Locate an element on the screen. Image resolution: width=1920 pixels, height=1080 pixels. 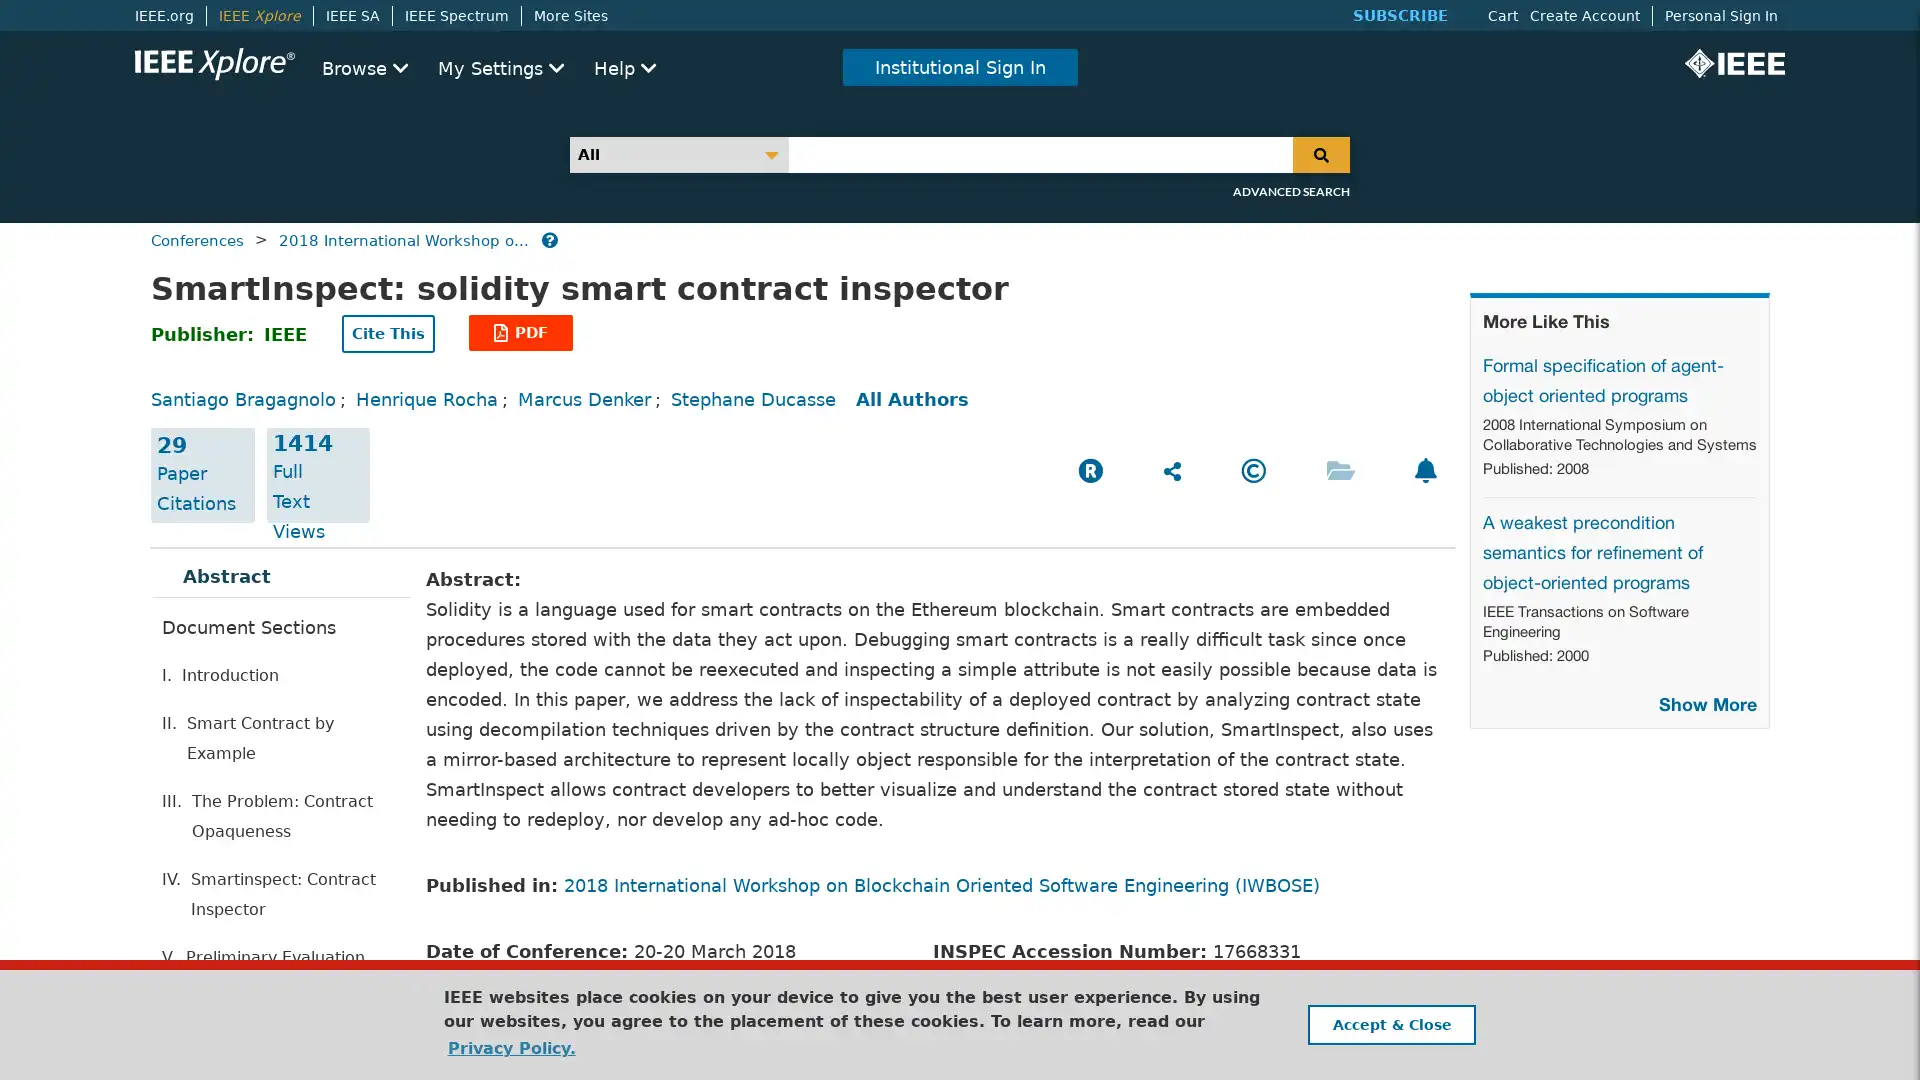
29 Paper Citations is located at coordinates (202, 475).